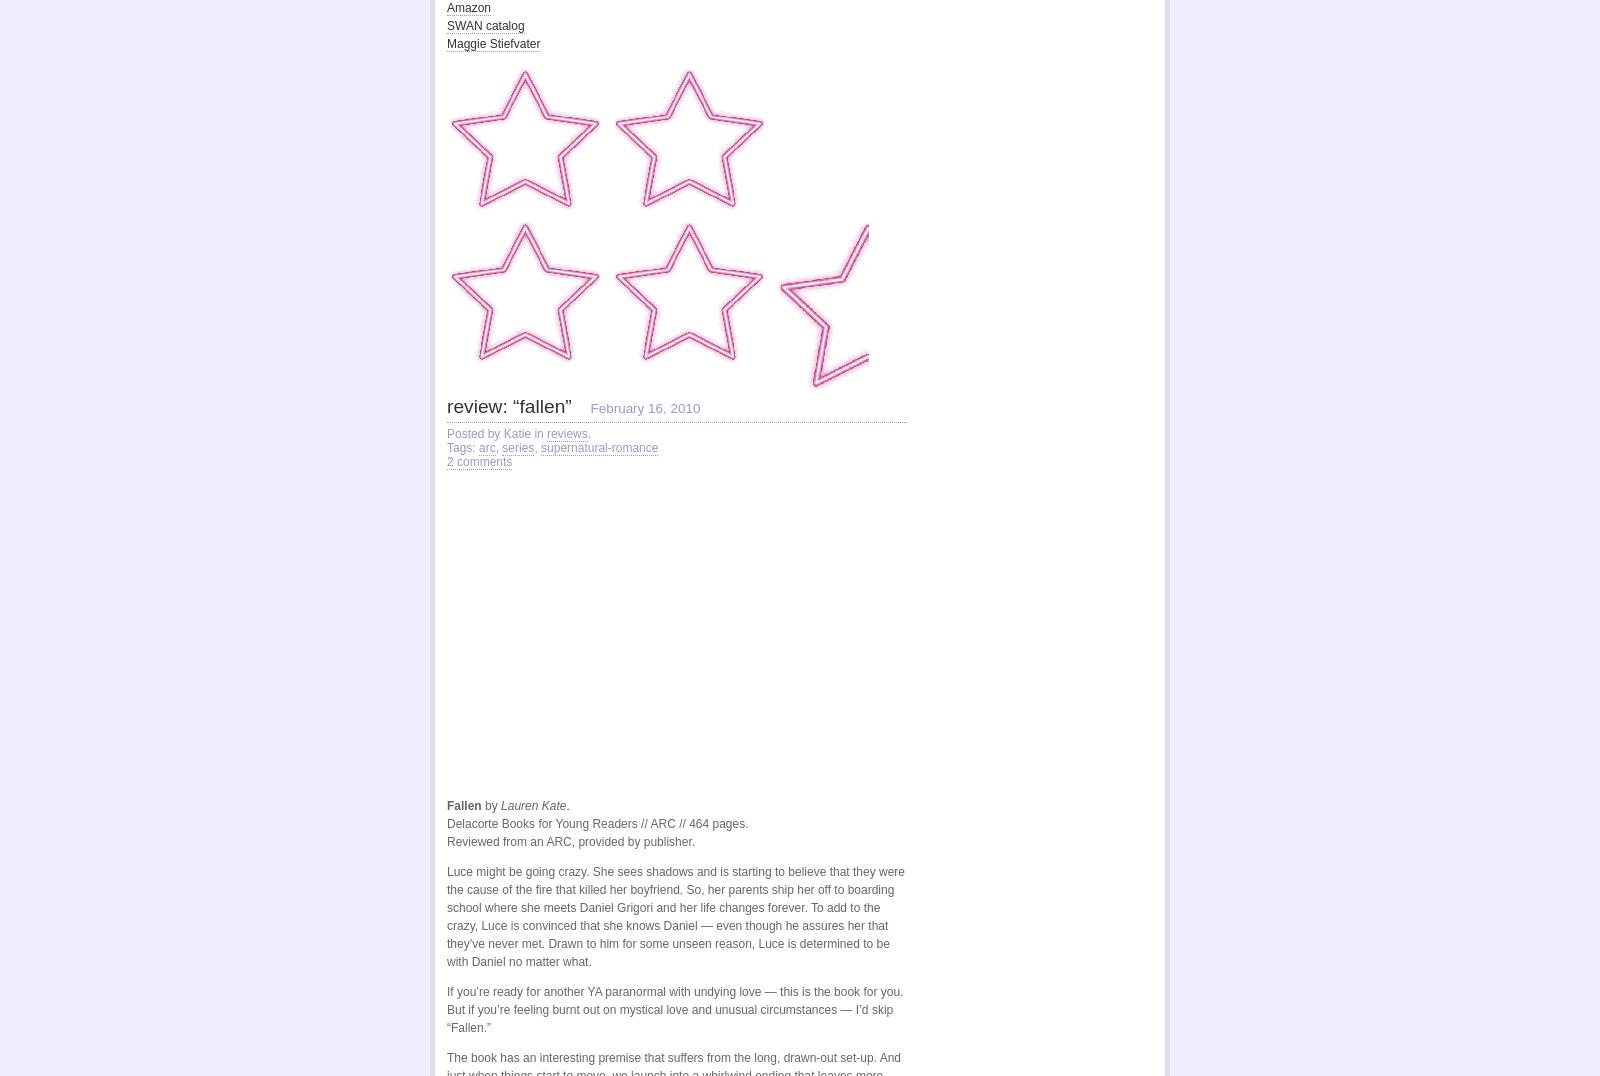 The image size is (1600, 1076). I want to click on 'reviews', so click(566, 429).